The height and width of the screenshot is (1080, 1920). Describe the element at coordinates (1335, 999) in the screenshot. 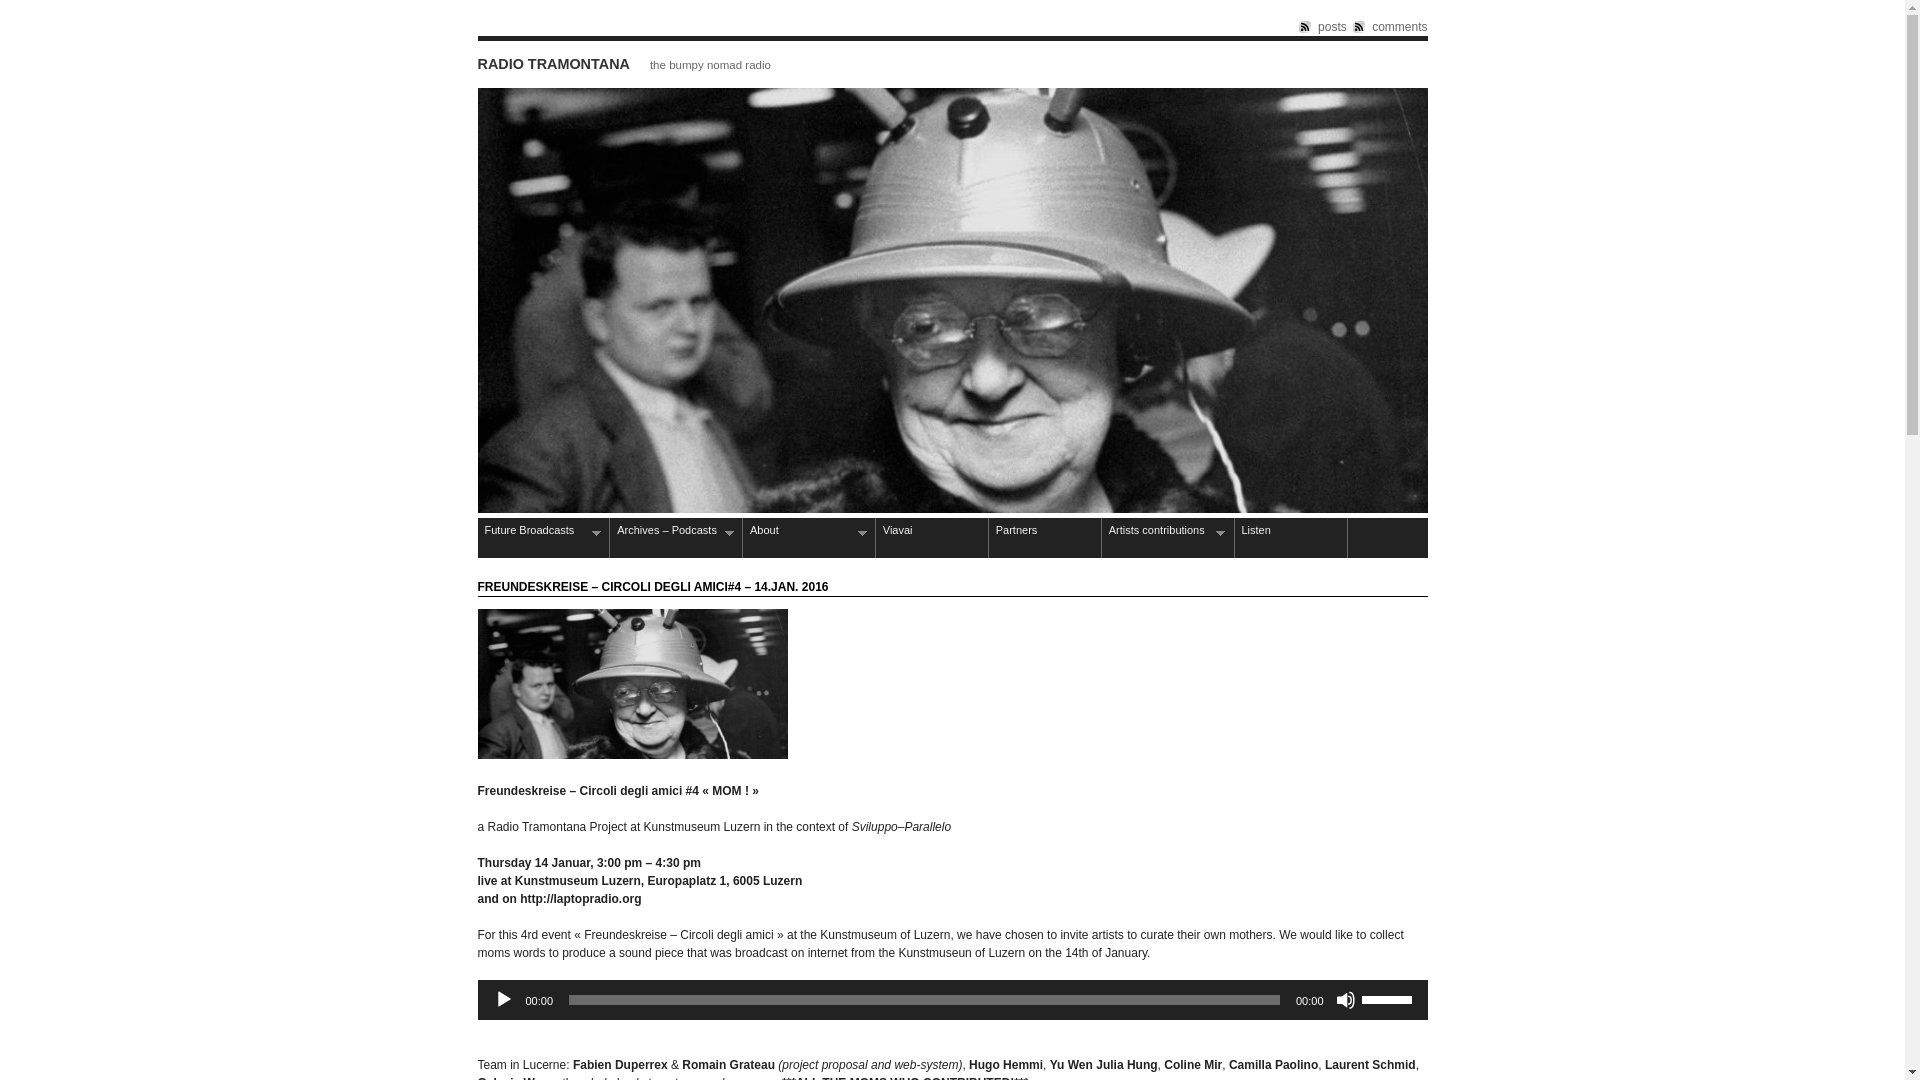

I see `'Mute'` at that location.